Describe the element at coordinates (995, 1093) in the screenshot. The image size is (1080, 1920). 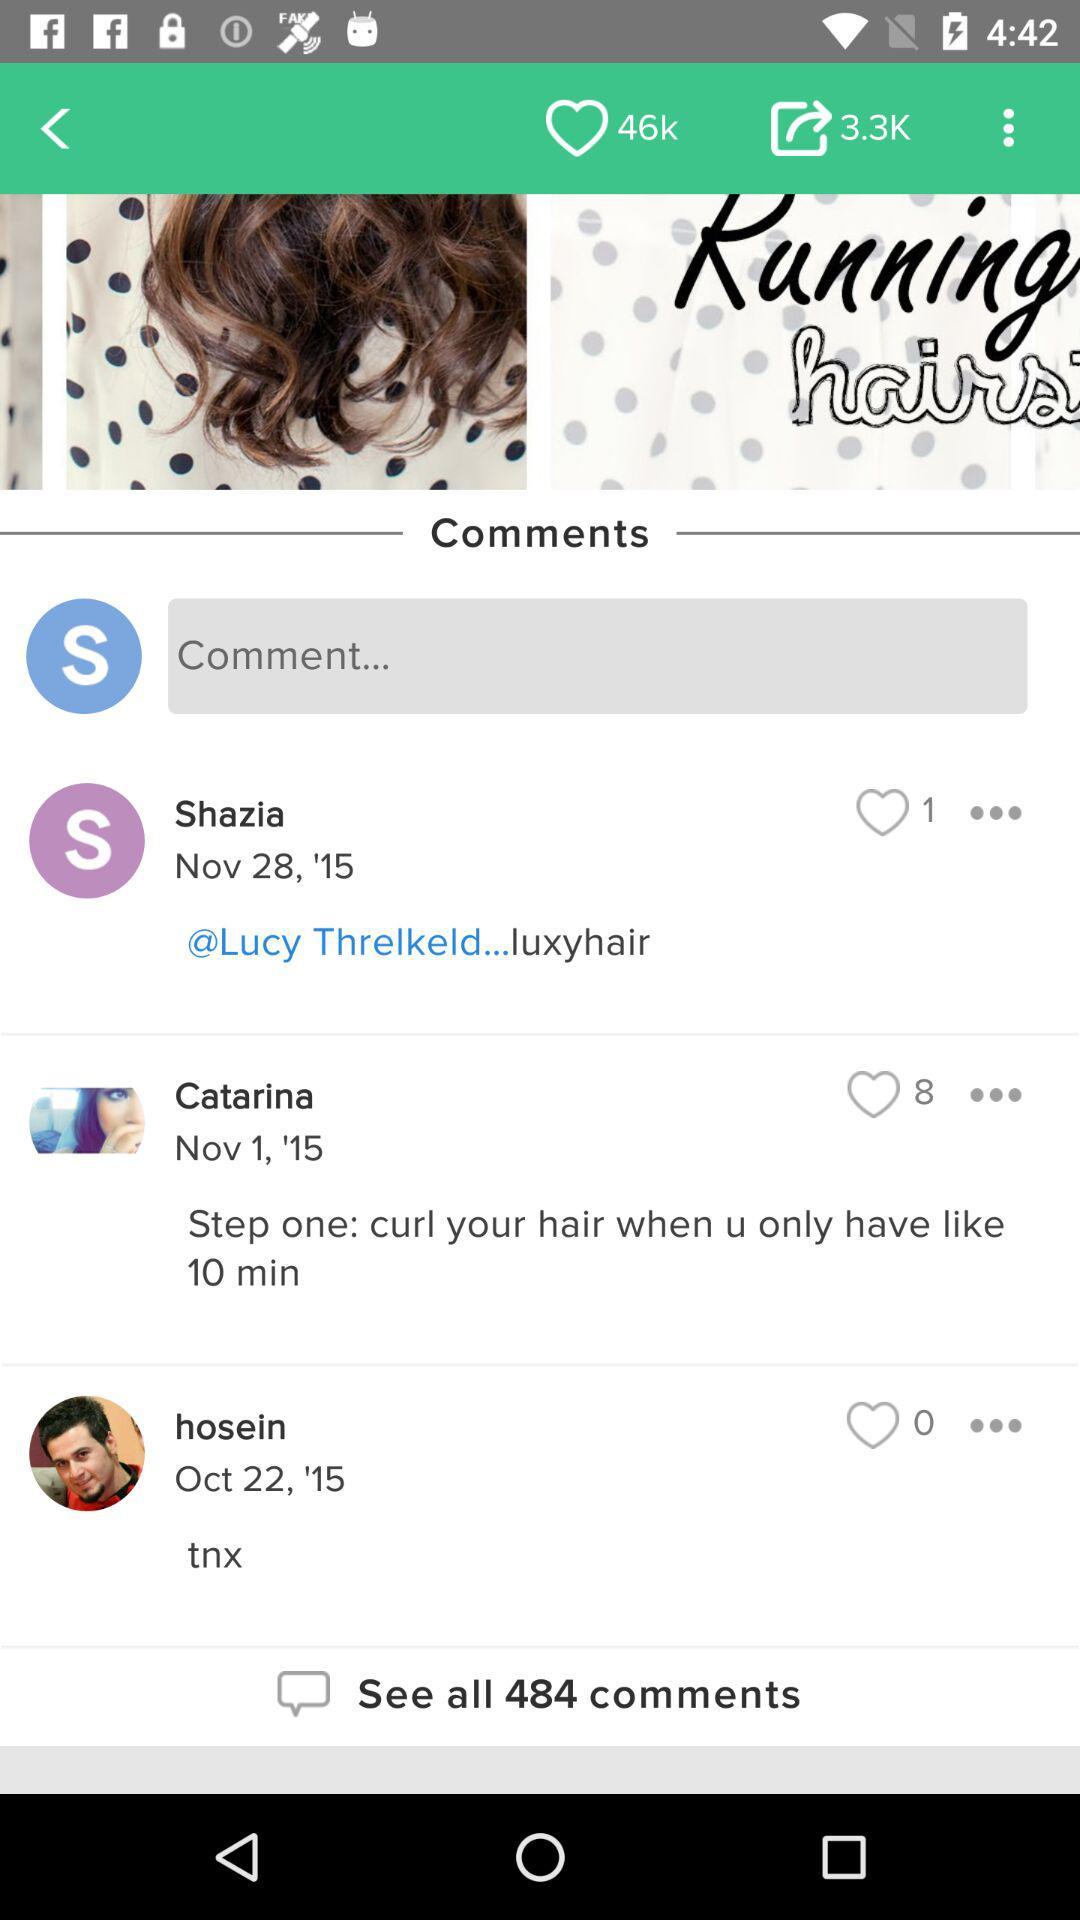
I see `more options` at that location.